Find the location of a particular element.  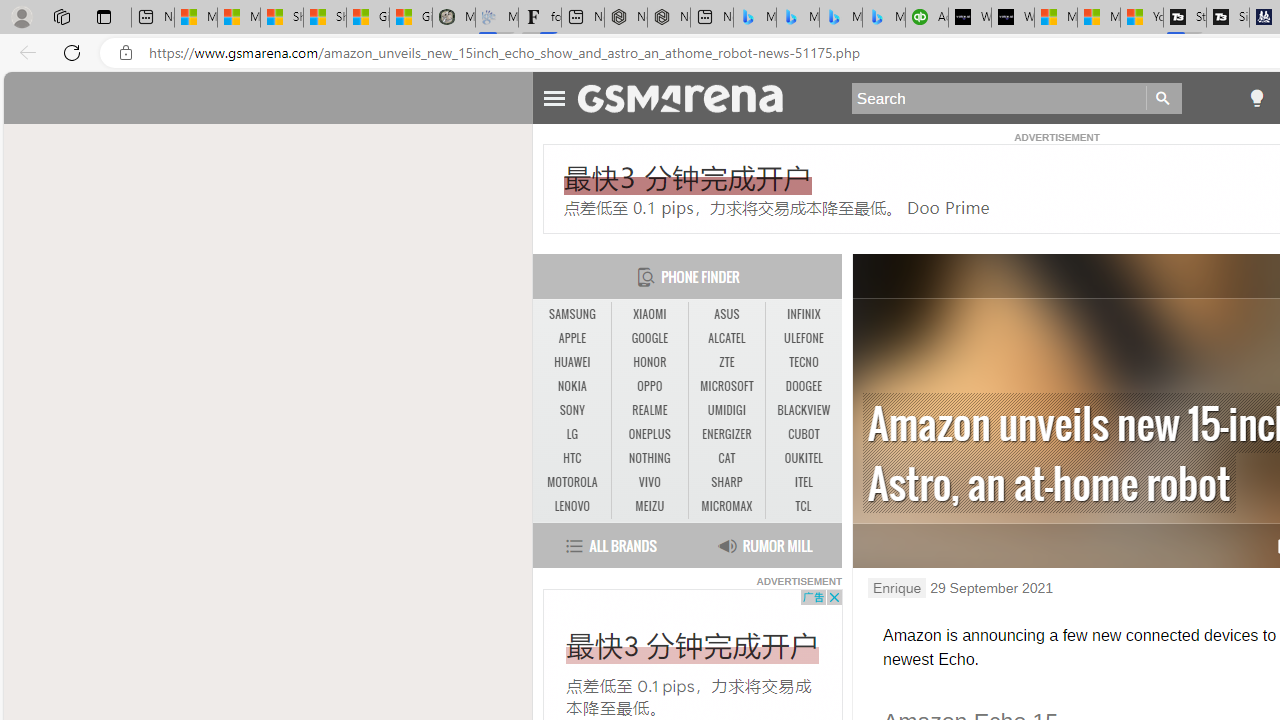

'DOOGEE' is located at coordinates (803, 386).